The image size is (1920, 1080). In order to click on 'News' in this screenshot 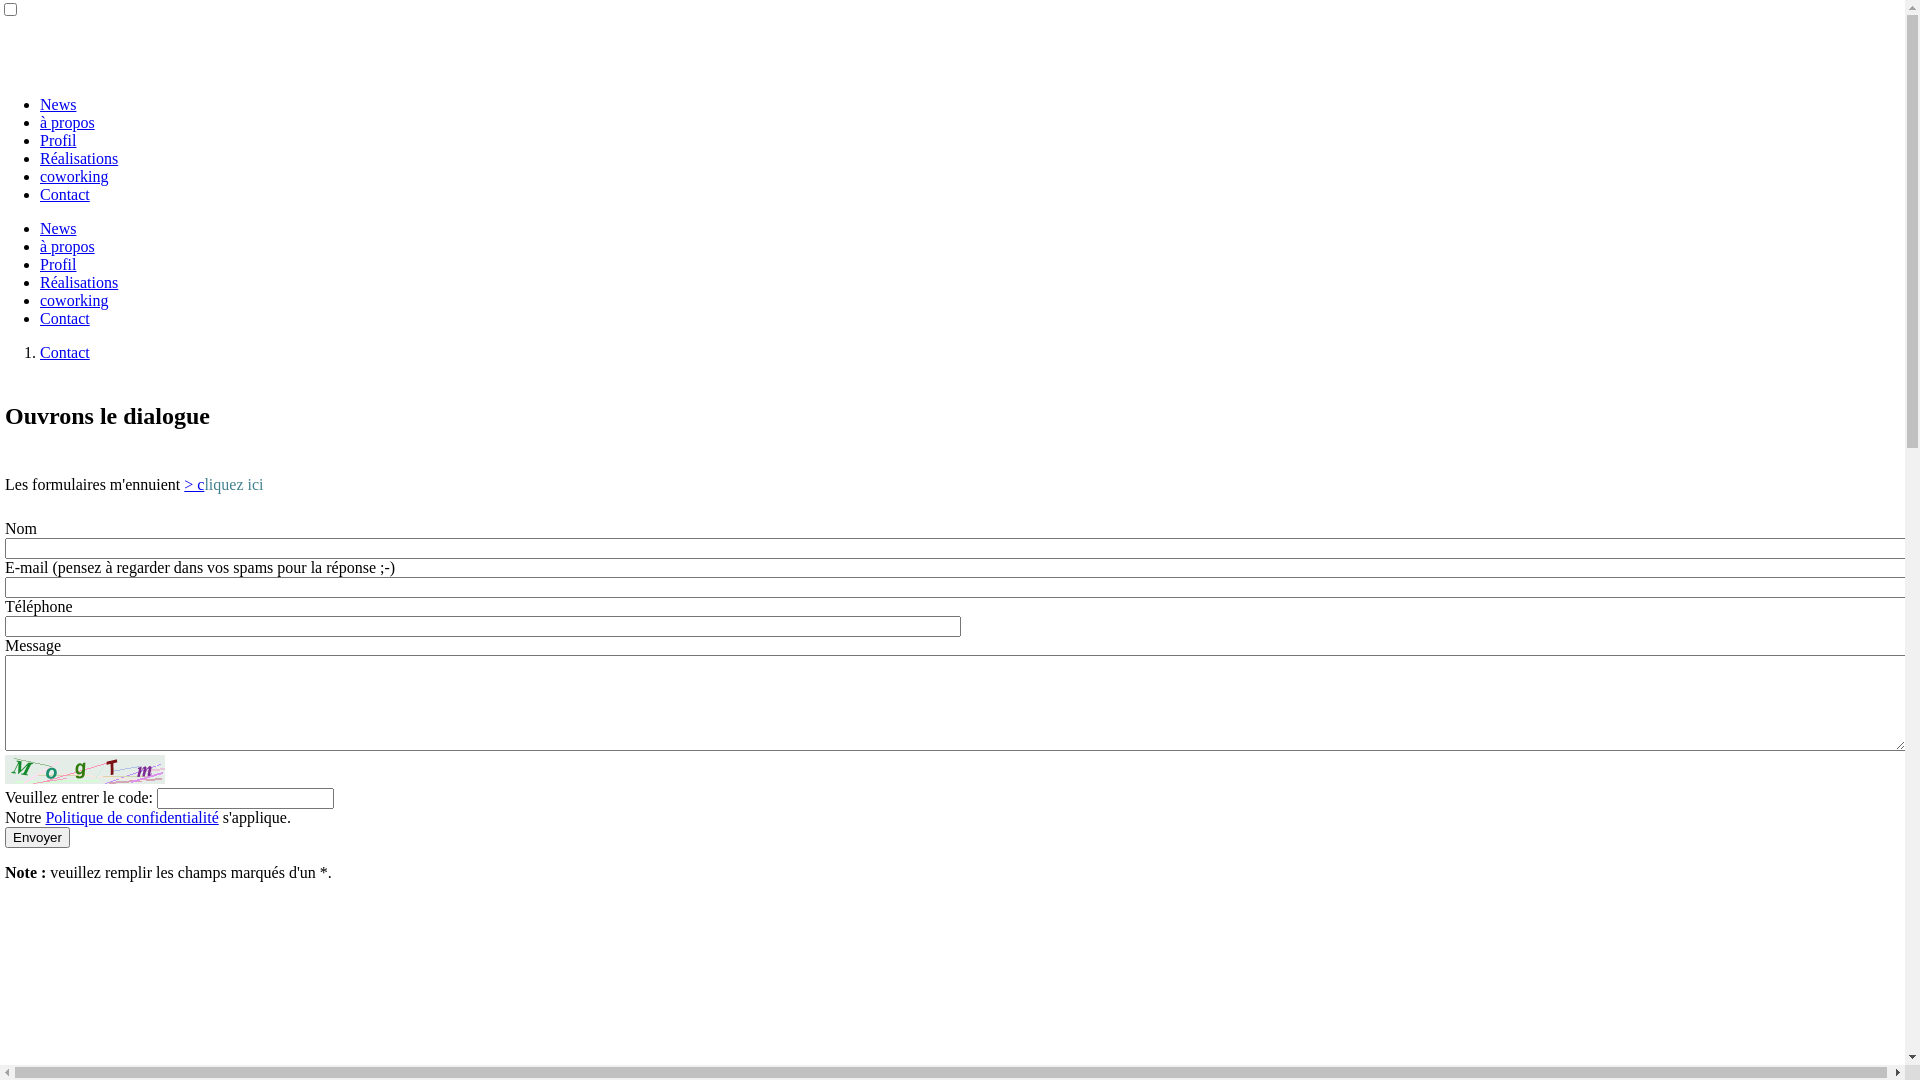, I will do `click(57, 227)`.